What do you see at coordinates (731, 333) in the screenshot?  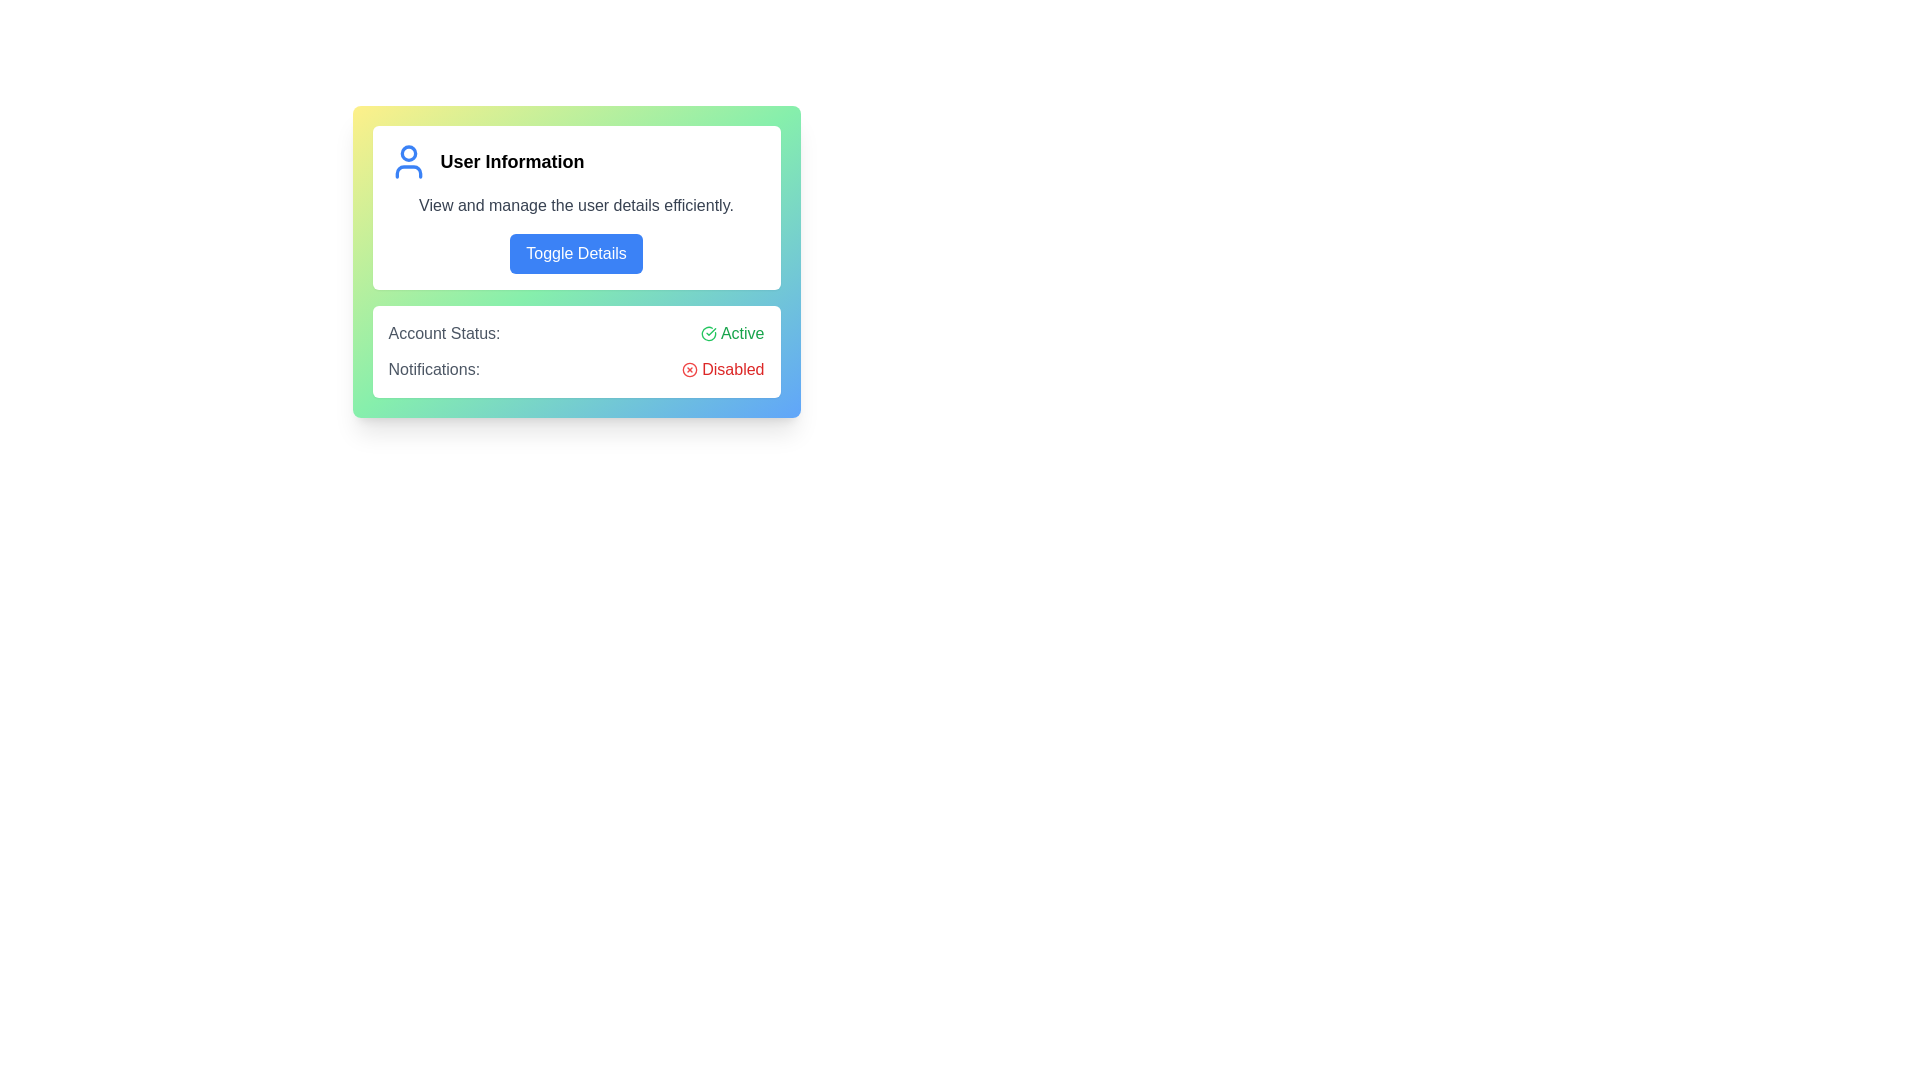 I see `the 'Active' label with a green checkmark icon, indicating a positive account status, located in the 'Account Status' section` at bounding box center [731, 333].